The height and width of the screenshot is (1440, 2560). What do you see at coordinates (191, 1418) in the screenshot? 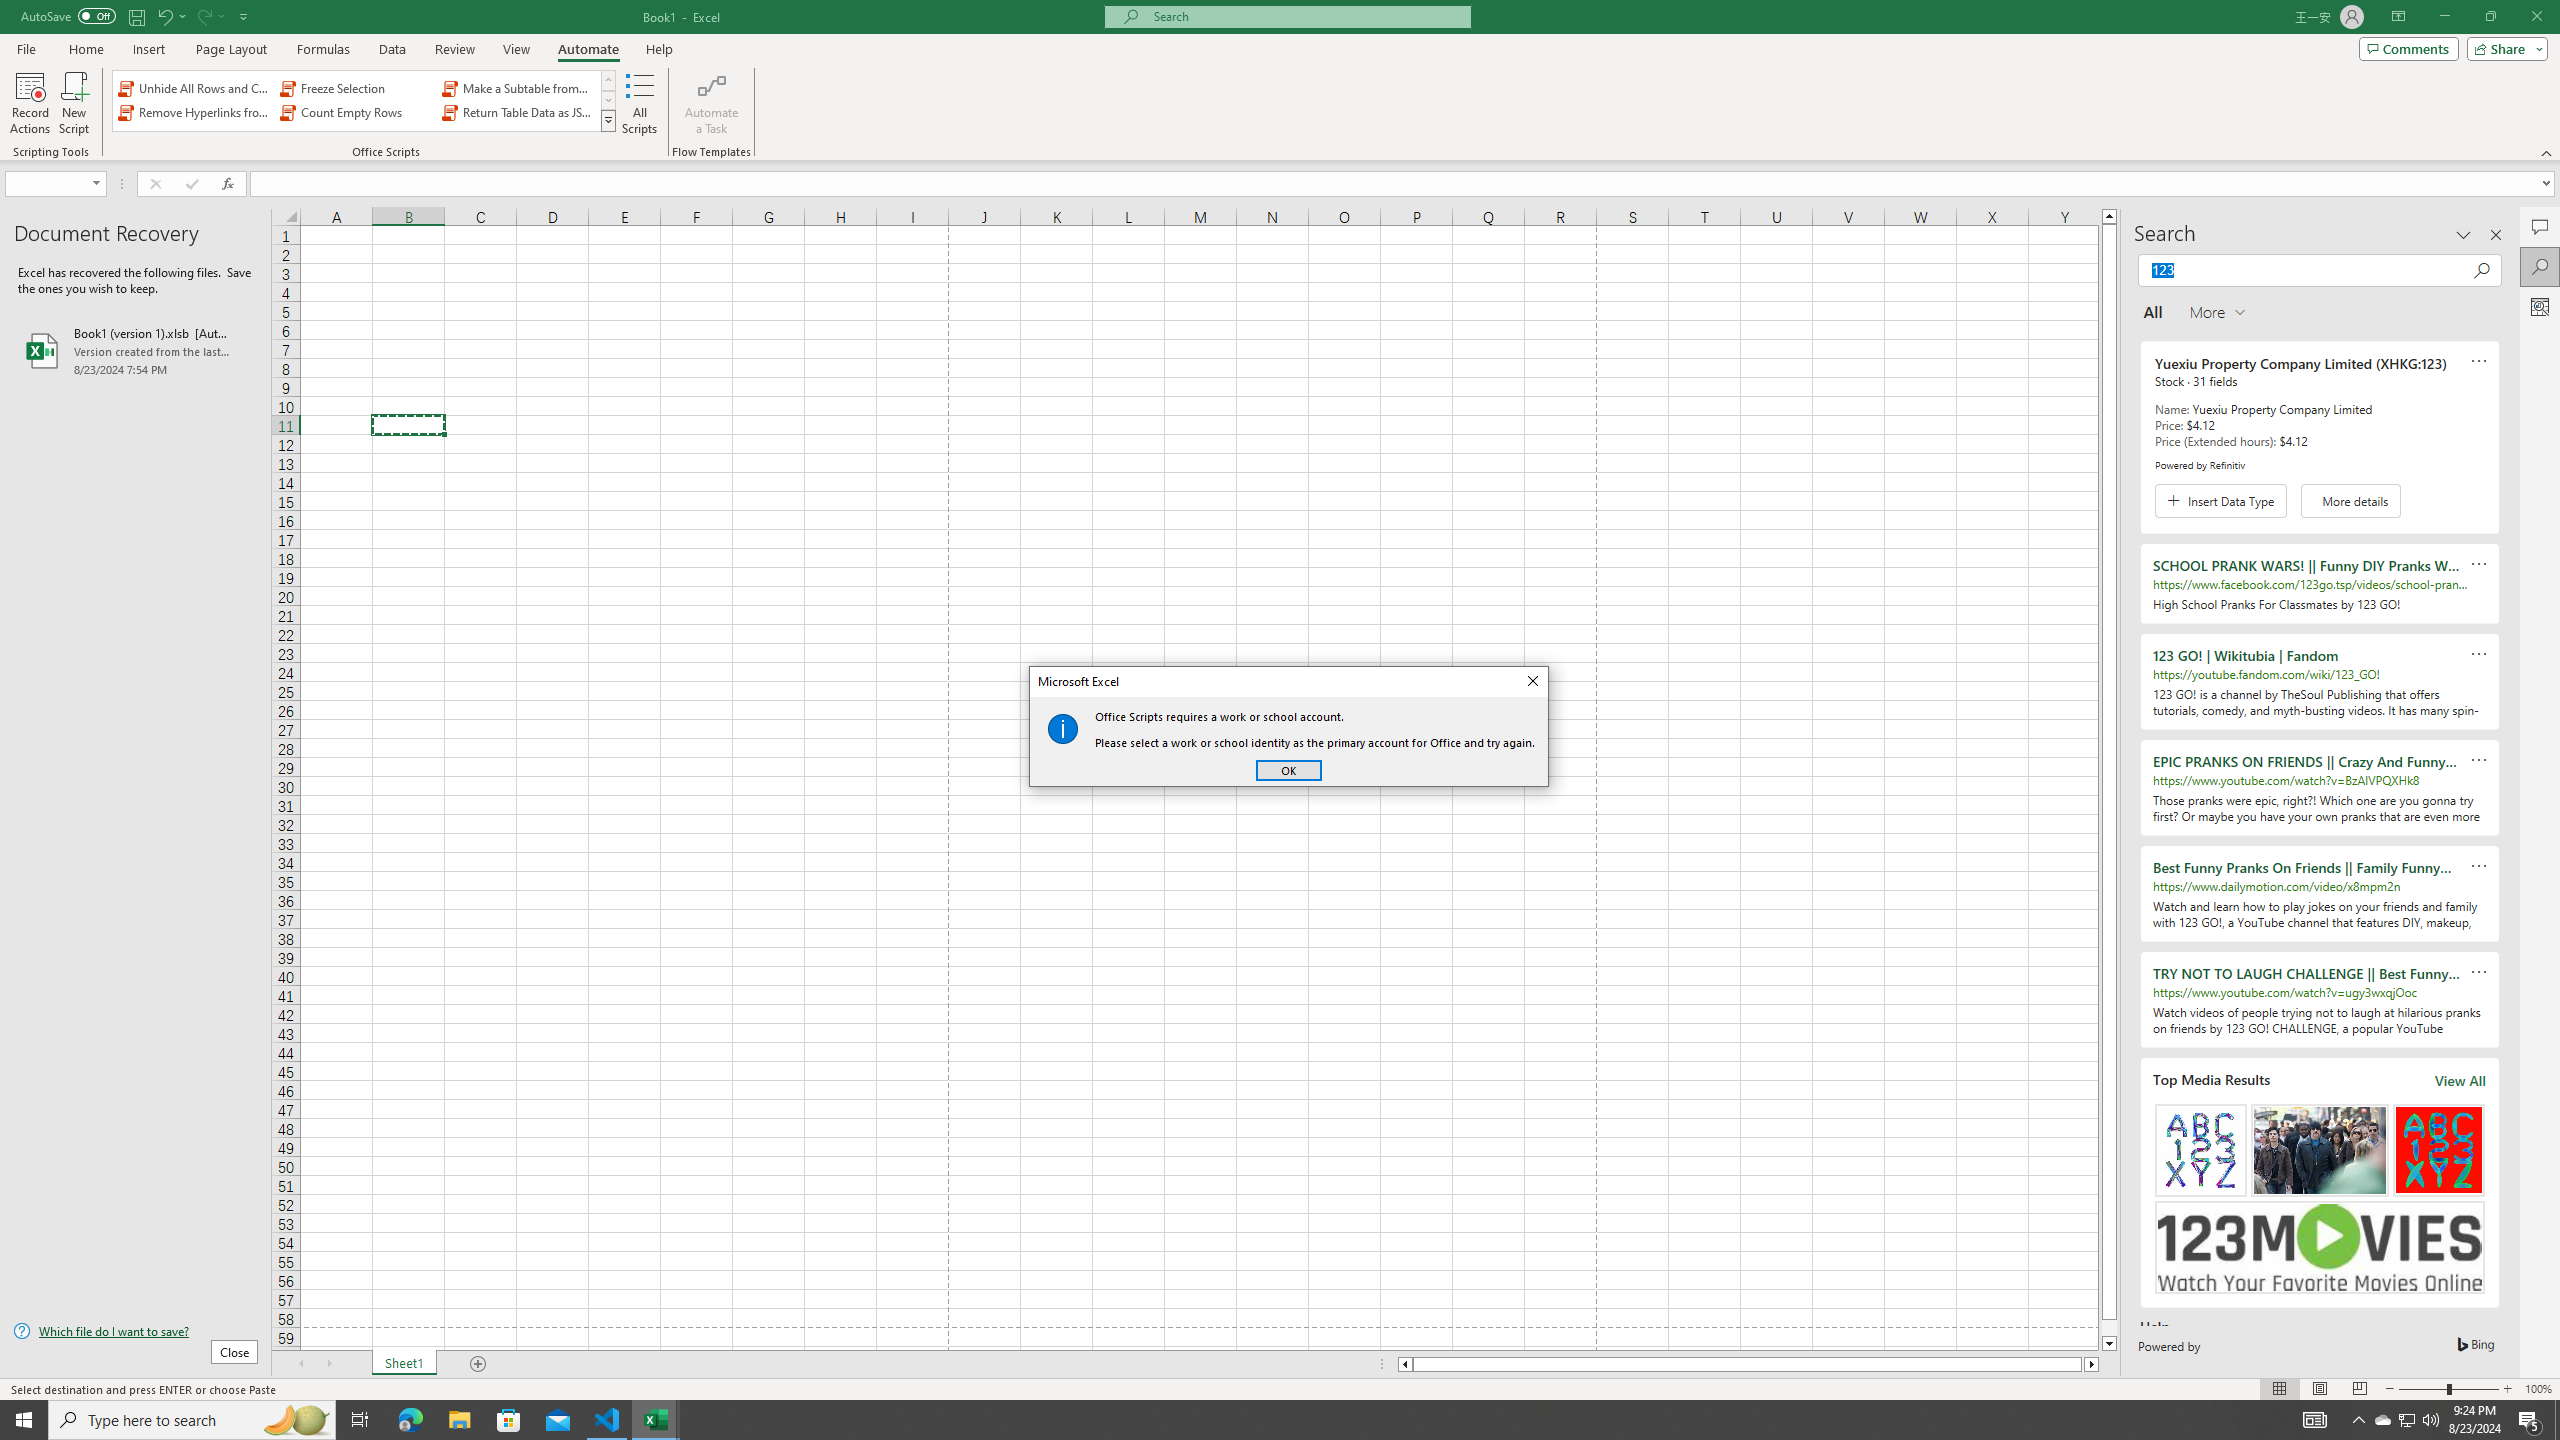
I see `'Type here to search'` at bounding box center [191, 1418].